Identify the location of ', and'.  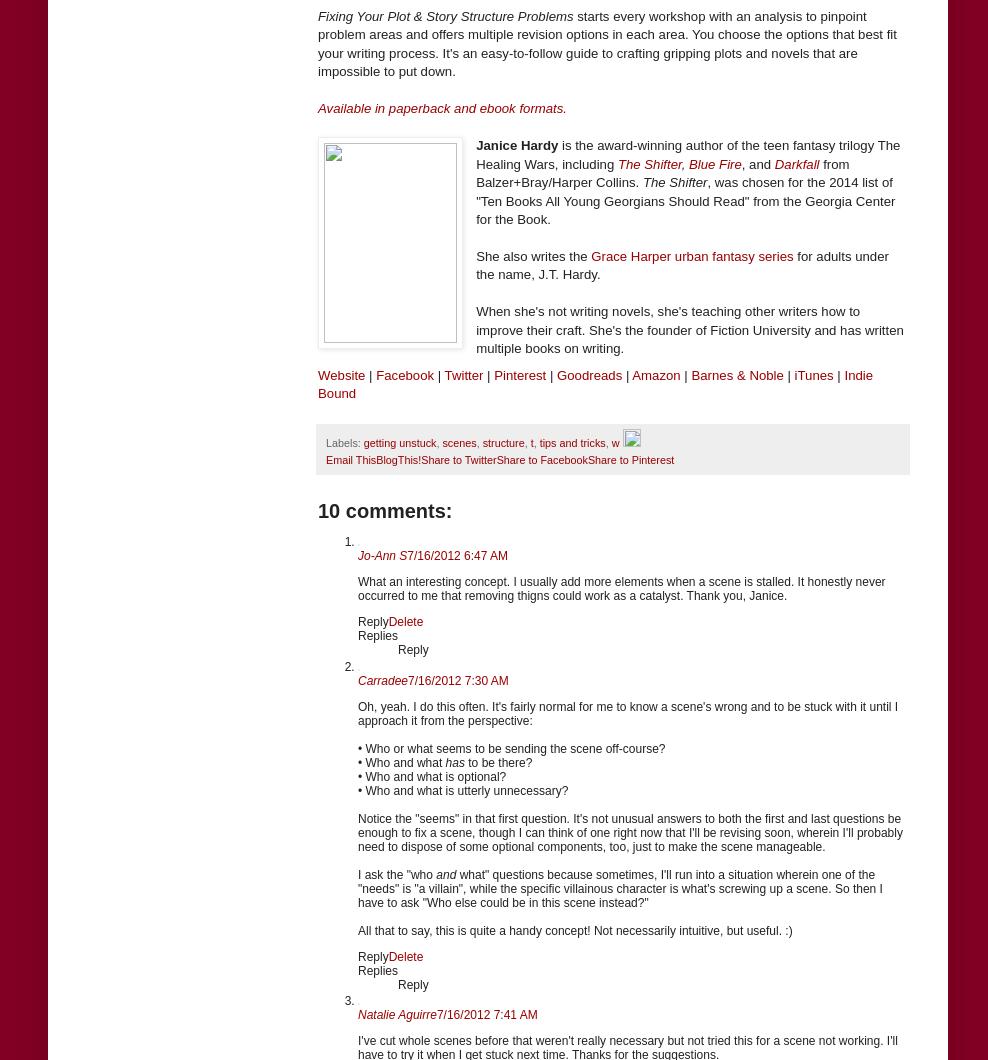
(756, 162).